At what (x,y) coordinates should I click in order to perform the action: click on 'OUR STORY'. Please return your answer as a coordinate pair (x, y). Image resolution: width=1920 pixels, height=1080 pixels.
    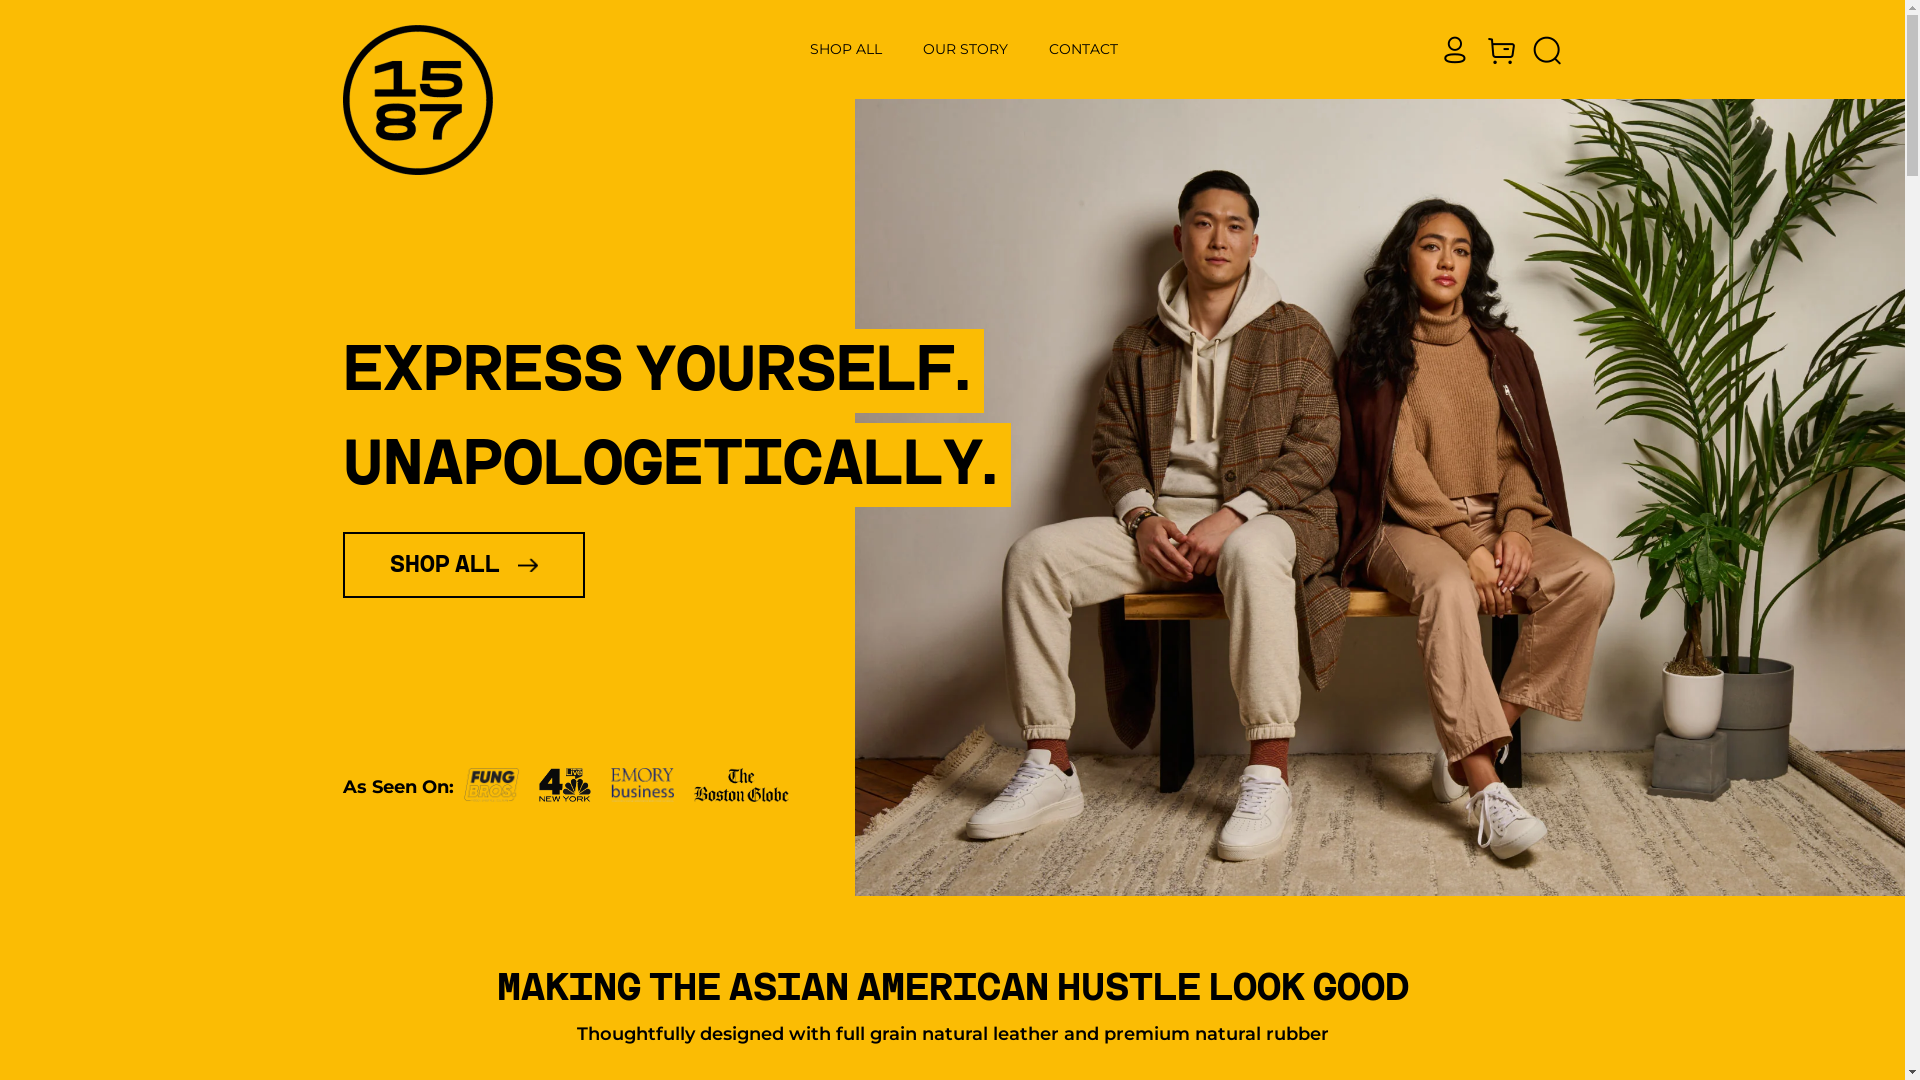
    Looking at the image, I should click on (965, 48).